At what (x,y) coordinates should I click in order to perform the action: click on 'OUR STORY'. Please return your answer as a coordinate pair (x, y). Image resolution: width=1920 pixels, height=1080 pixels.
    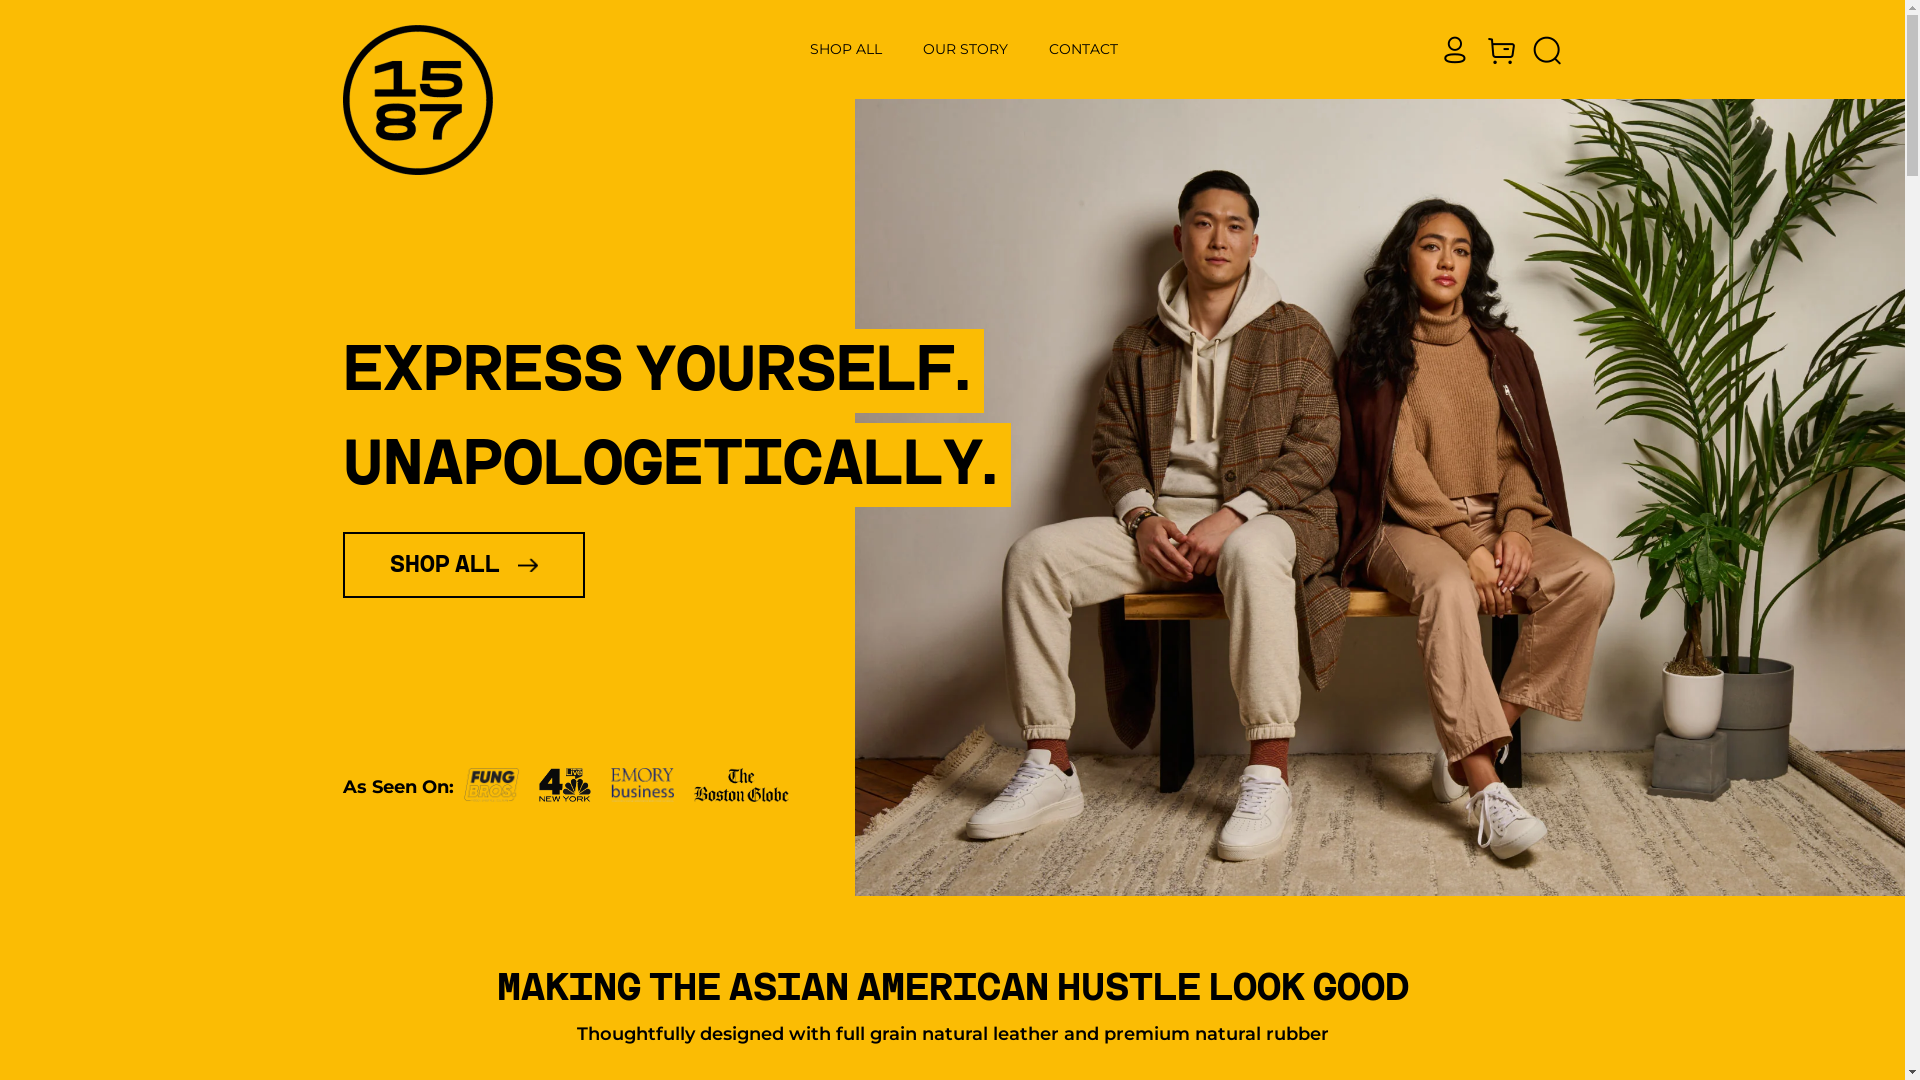
    Looking at the image, I should click on (965, 48).